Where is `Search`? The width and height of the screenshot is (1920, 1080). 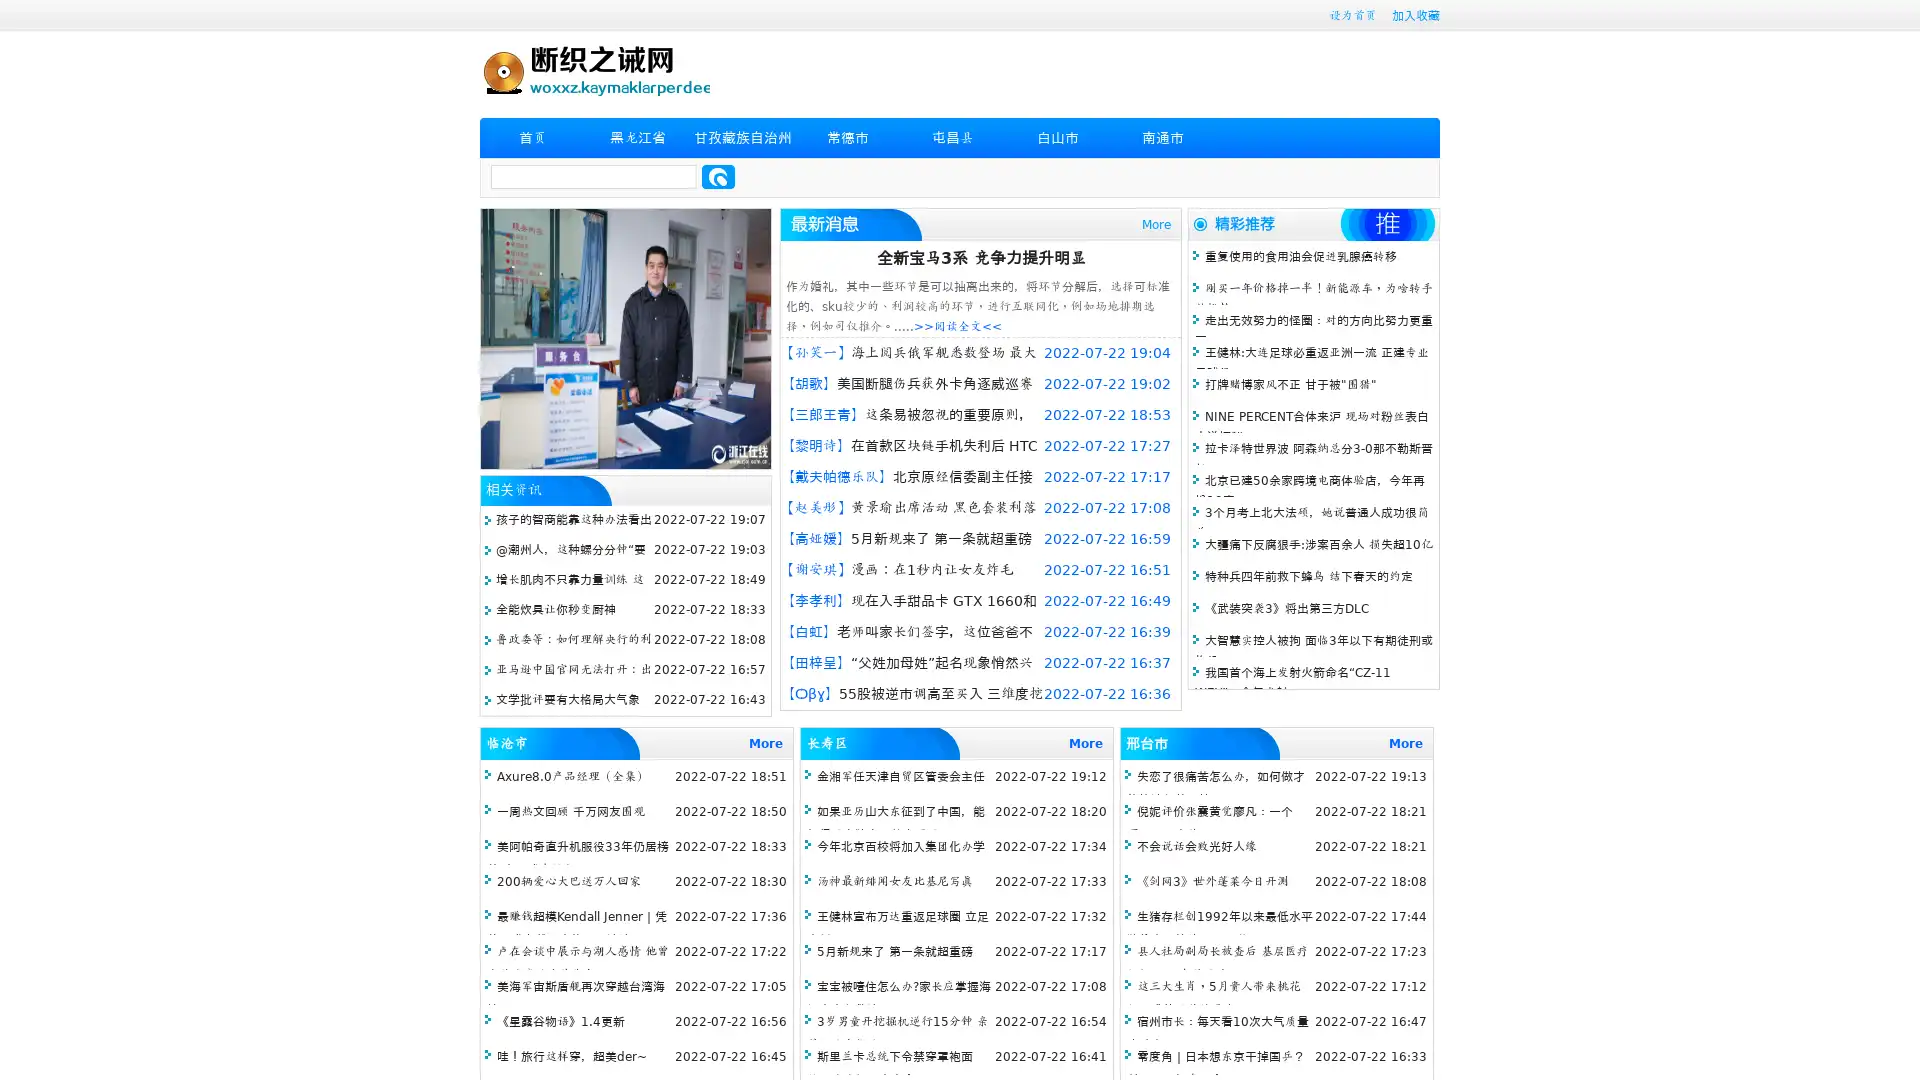
Search is located at coordinates (718, 176).